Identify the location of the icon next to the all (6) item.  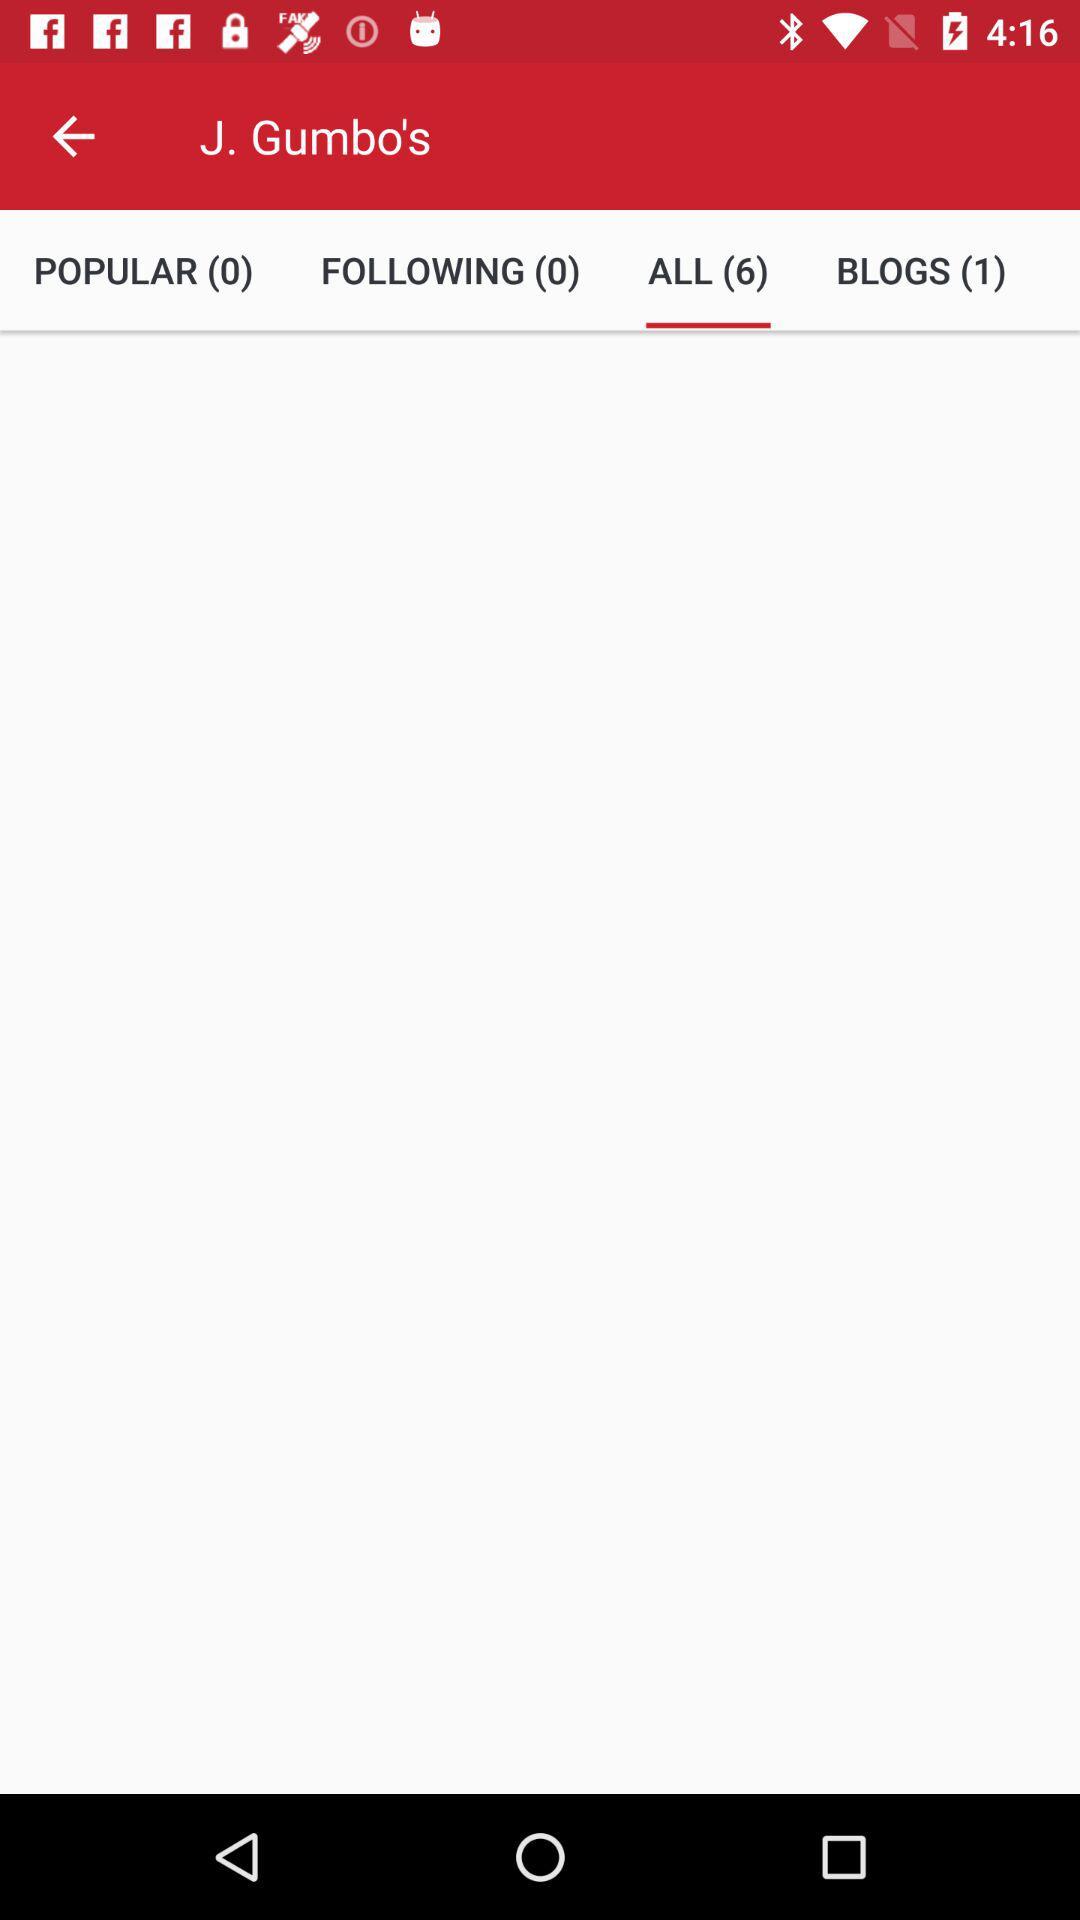
(450, 269).